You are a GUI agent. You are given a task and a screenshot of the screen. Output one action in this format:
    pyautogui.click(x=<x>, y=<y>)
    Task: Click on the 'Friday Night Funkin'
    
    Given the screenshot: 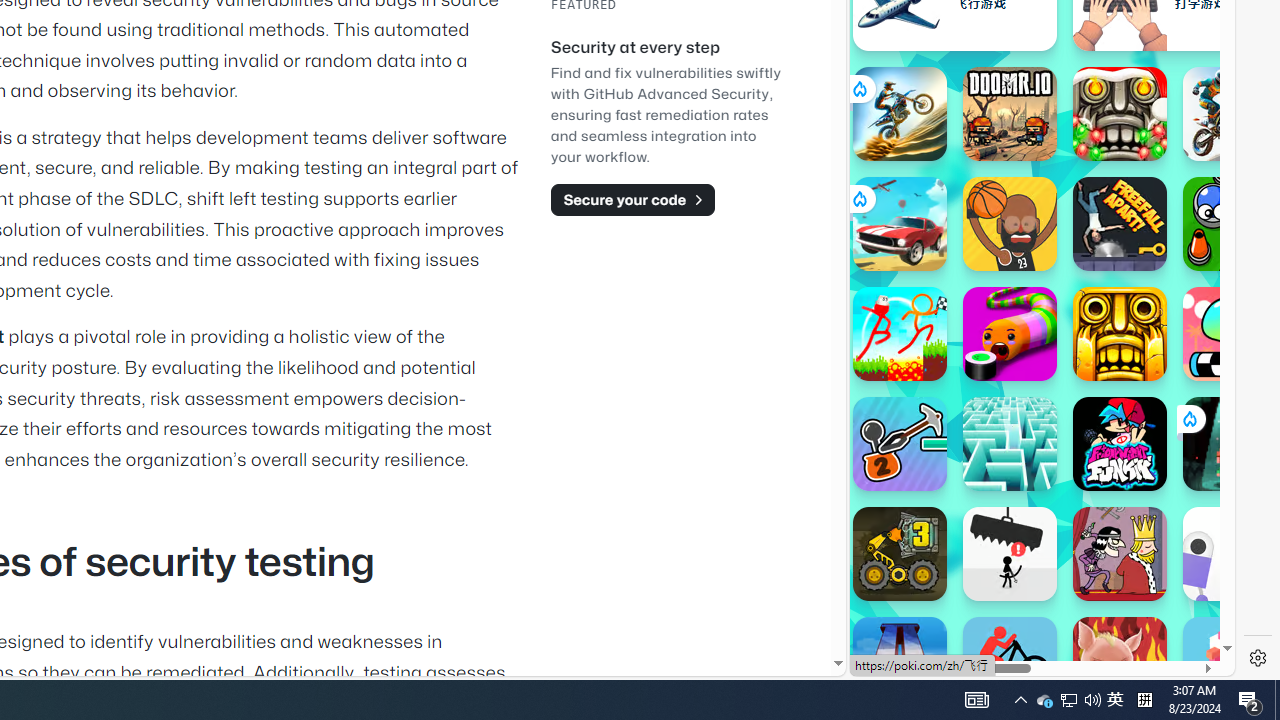 What is the action you would take?
    pyautogui.click(x=1120, y=442)
    